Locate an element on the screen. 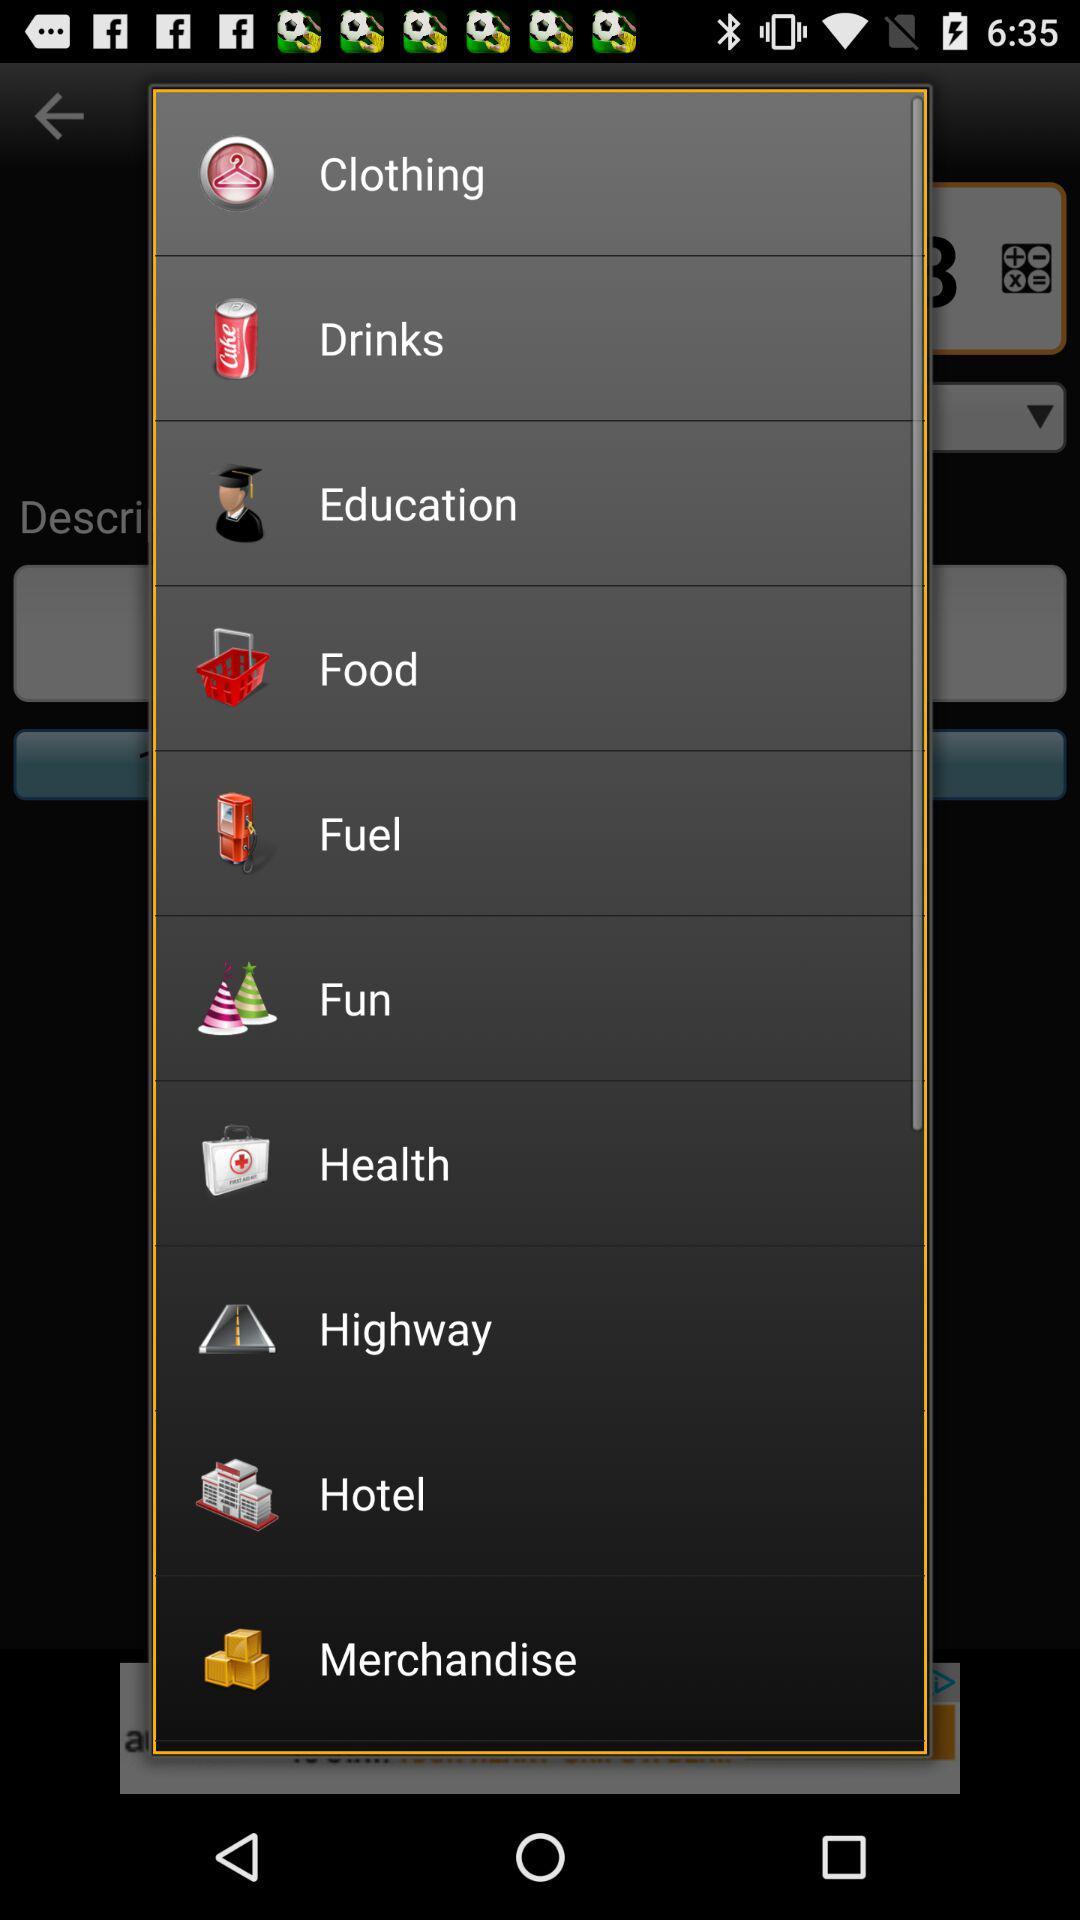 This screenshot has height=1920, width=1080. item below the hotel item is located at coordinates (607, 1657).